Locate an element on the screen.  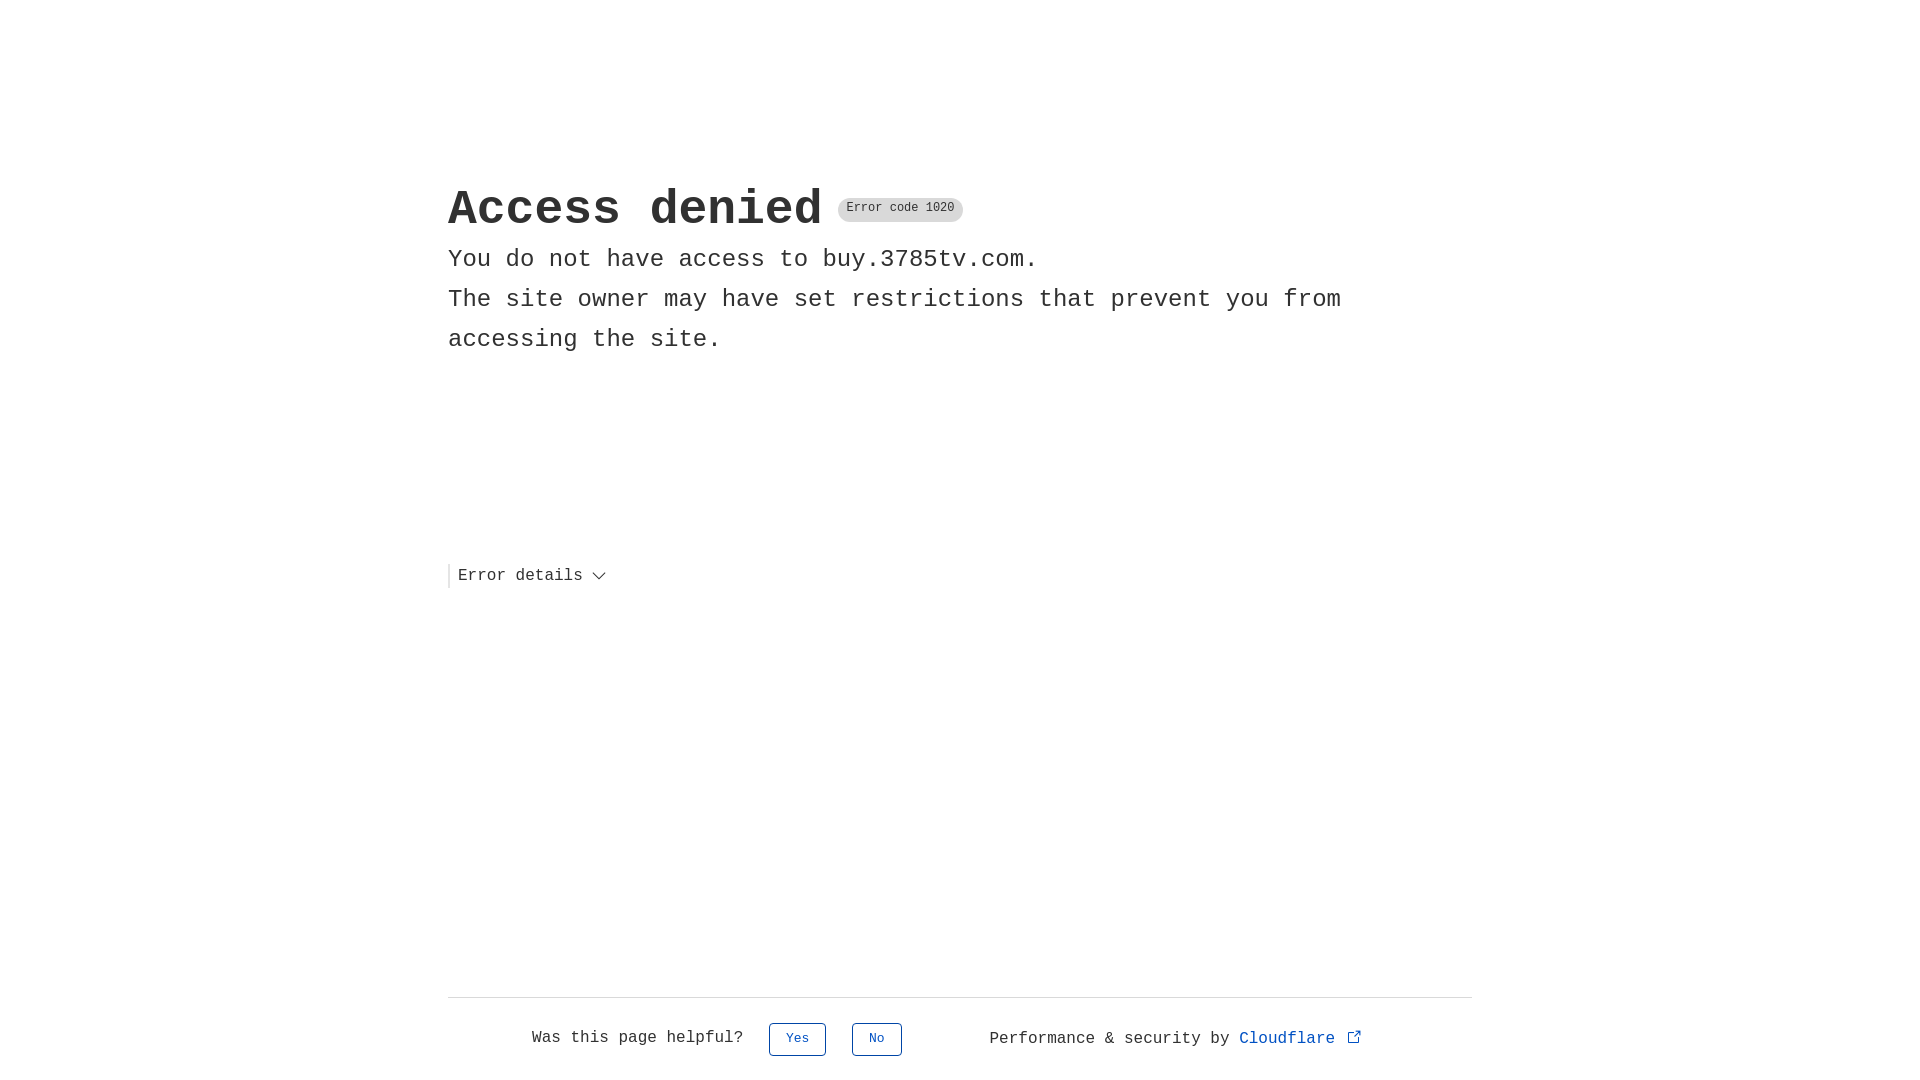
'No' is located at coordinates (877, 1038).